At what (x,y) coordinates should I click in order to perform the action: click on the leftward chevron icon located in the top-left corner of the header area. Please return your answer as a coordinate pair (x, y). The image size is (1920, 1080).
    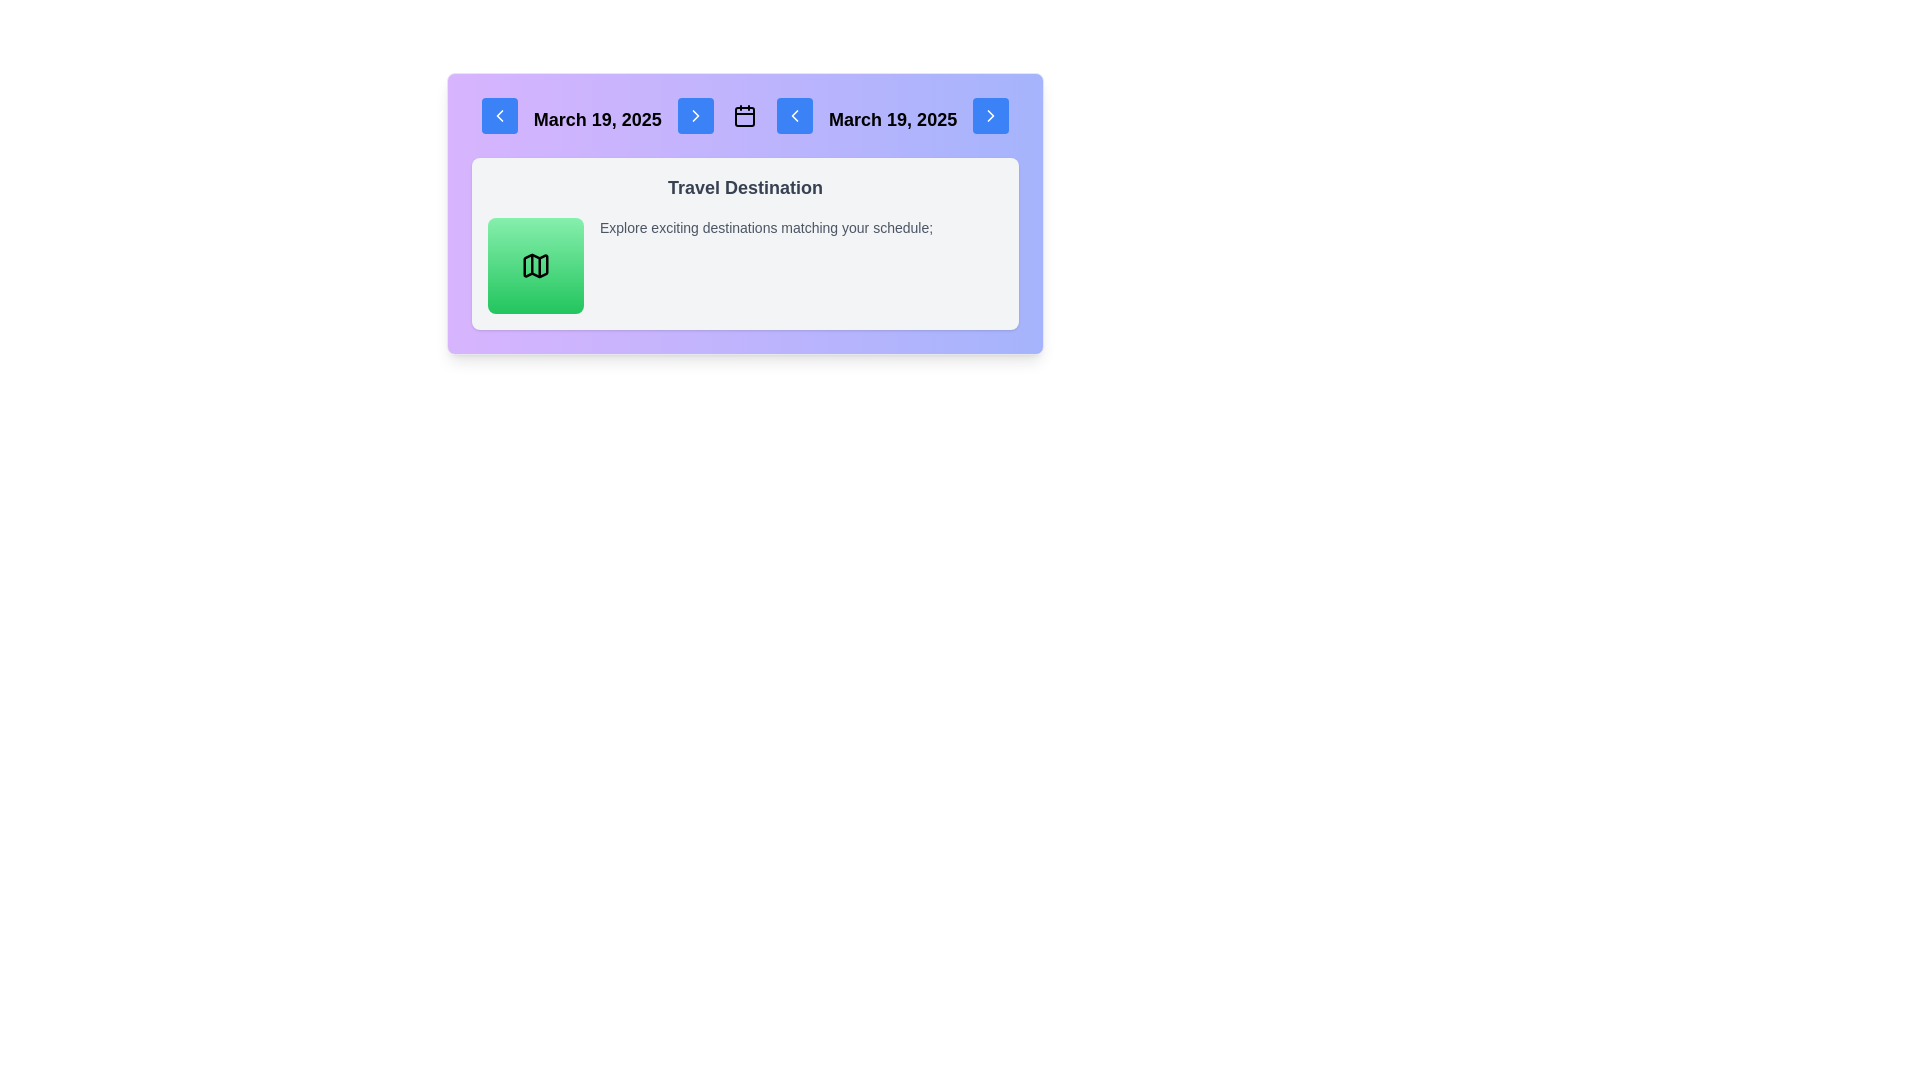
    Looking at the image, I should click on (794, 115).